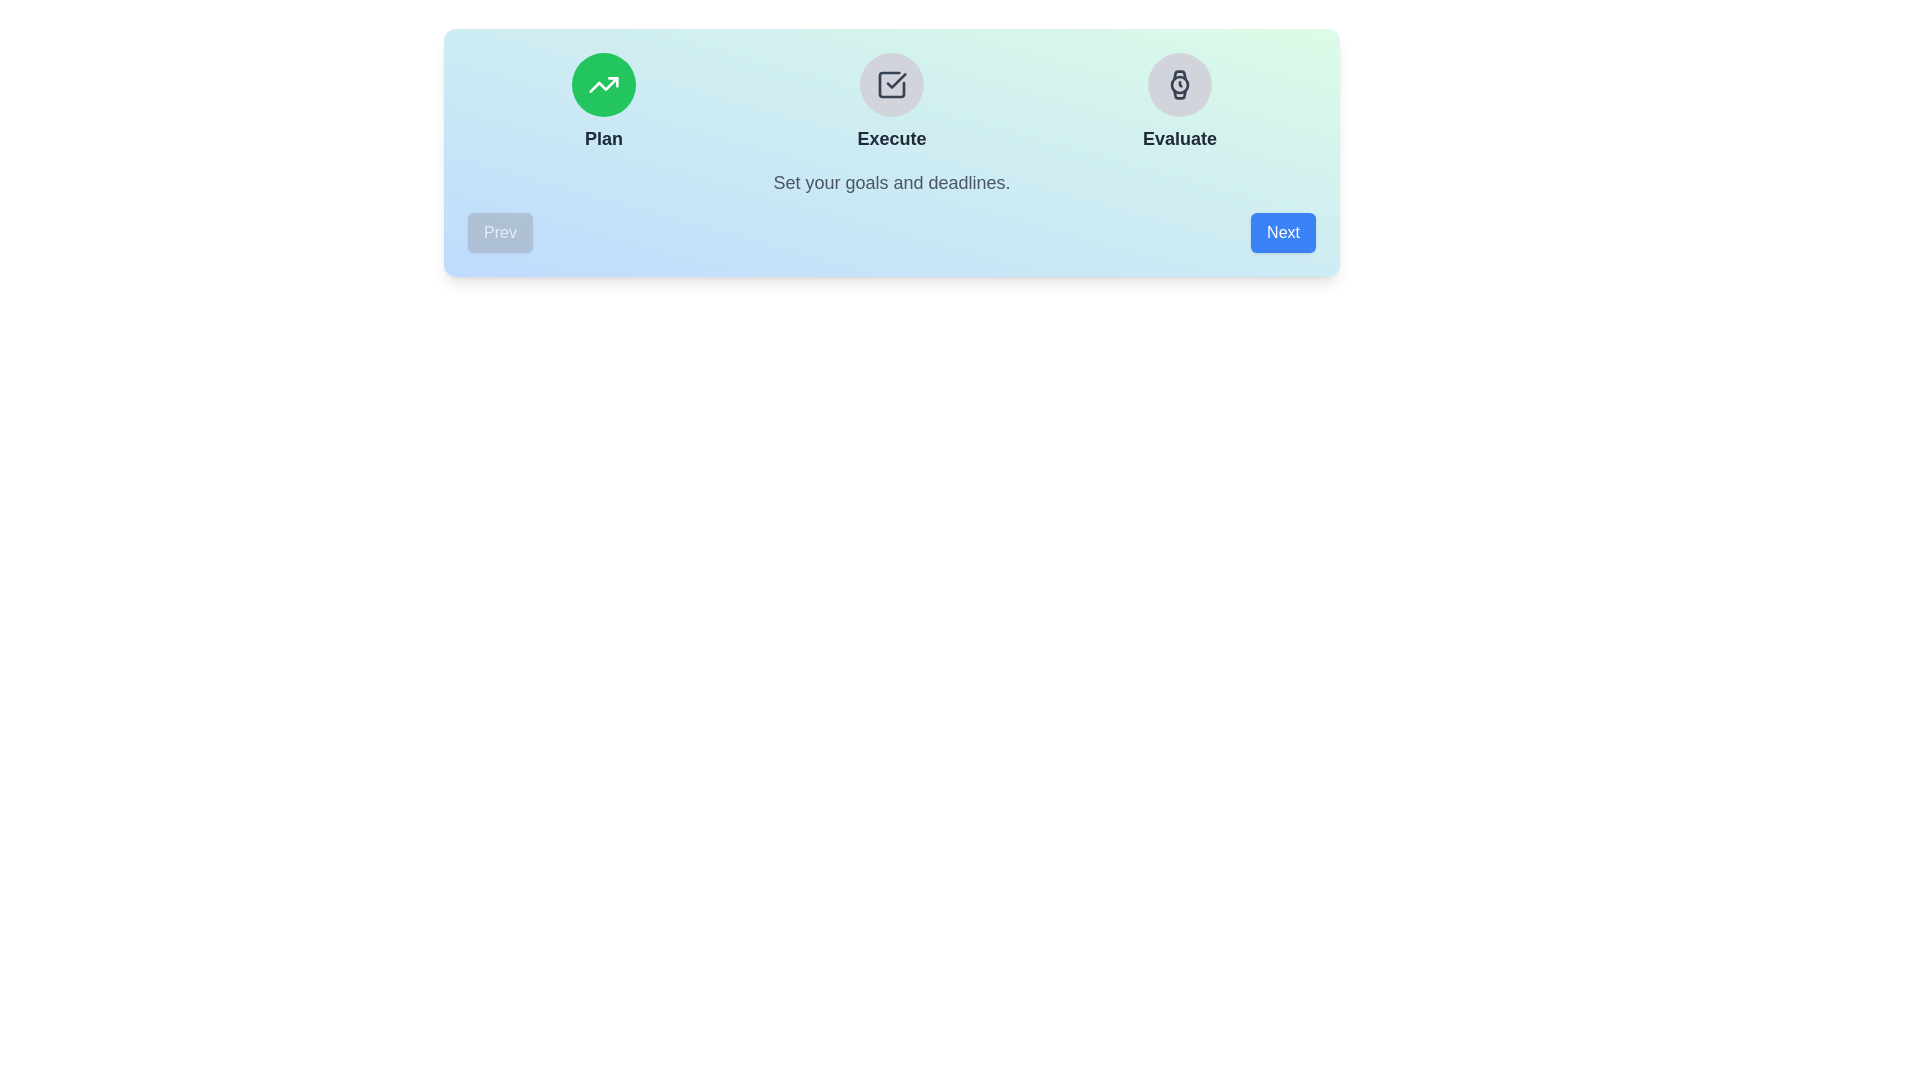 The image size is (1920, 1080). I want to click on the 'Next' button to proceed to the next step, so click(1282, 231).